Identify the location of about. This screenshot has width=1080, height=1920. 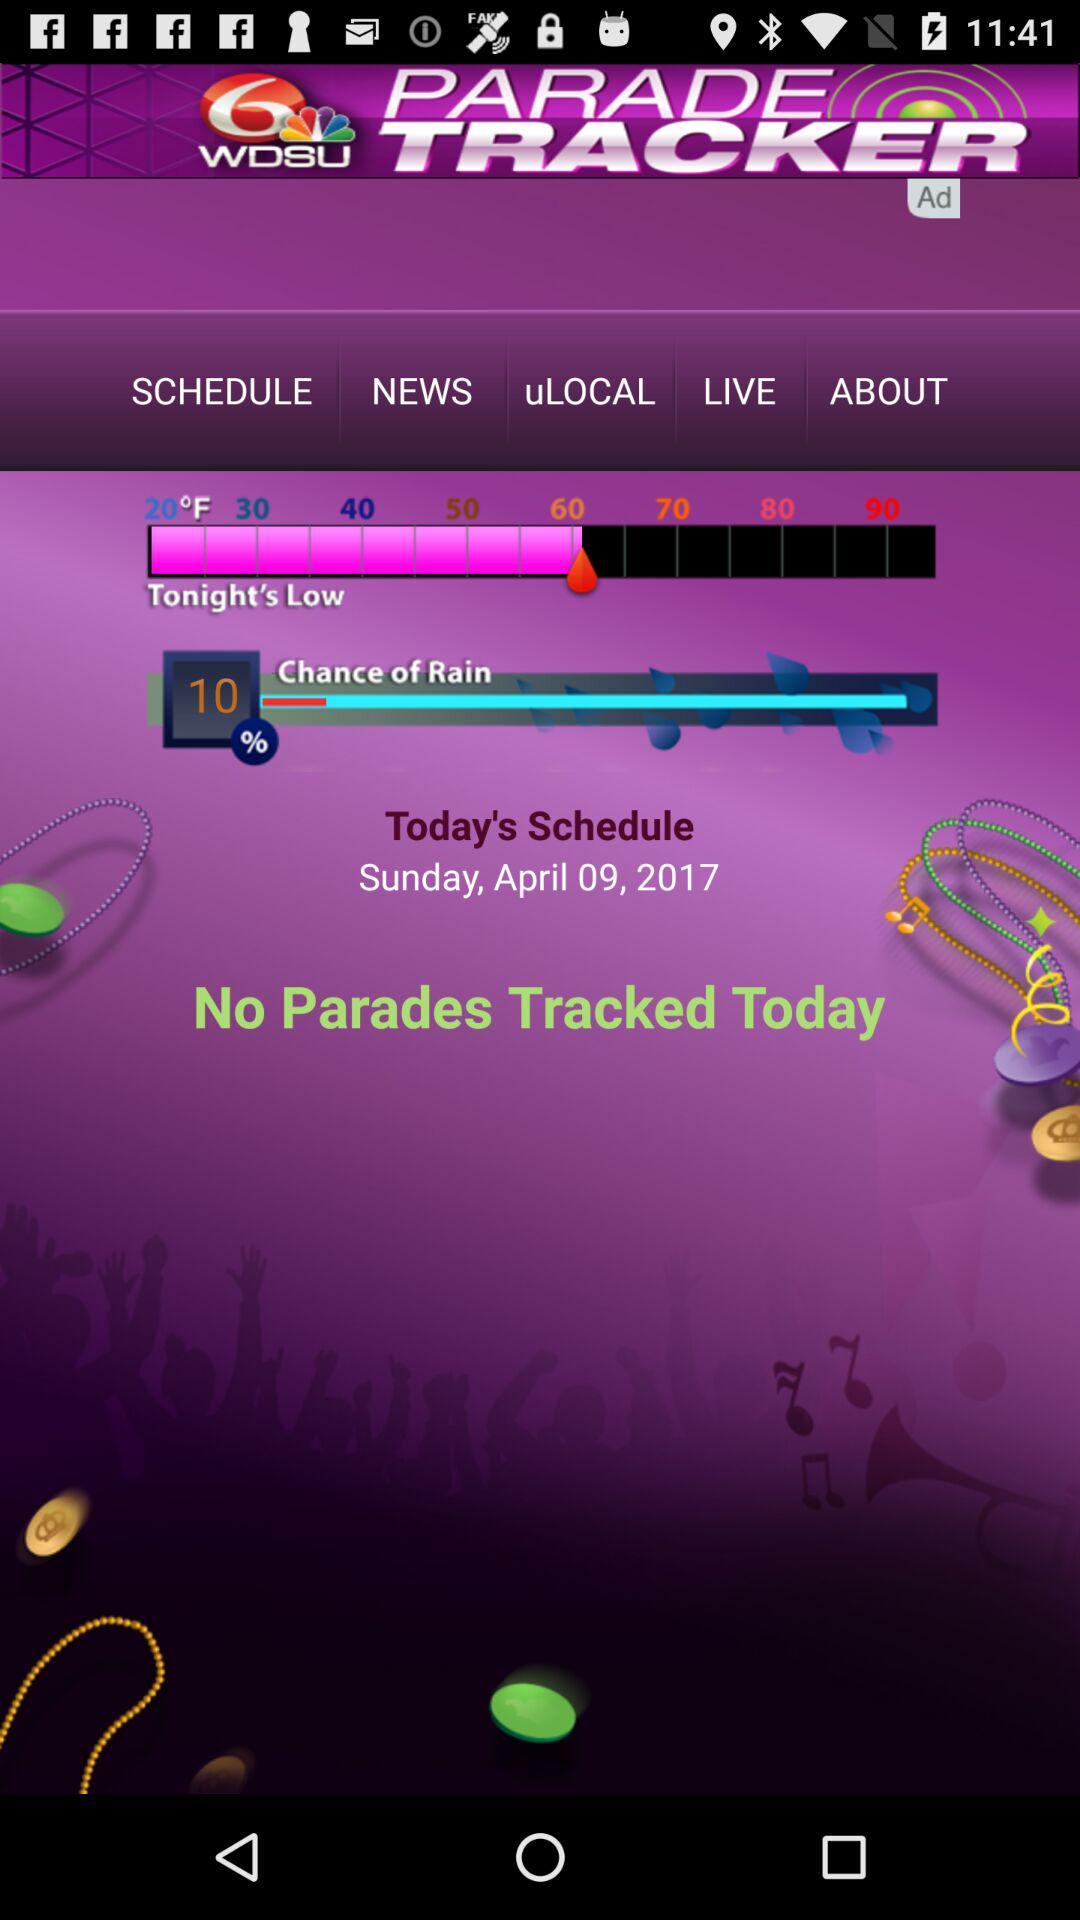
(888, 389).